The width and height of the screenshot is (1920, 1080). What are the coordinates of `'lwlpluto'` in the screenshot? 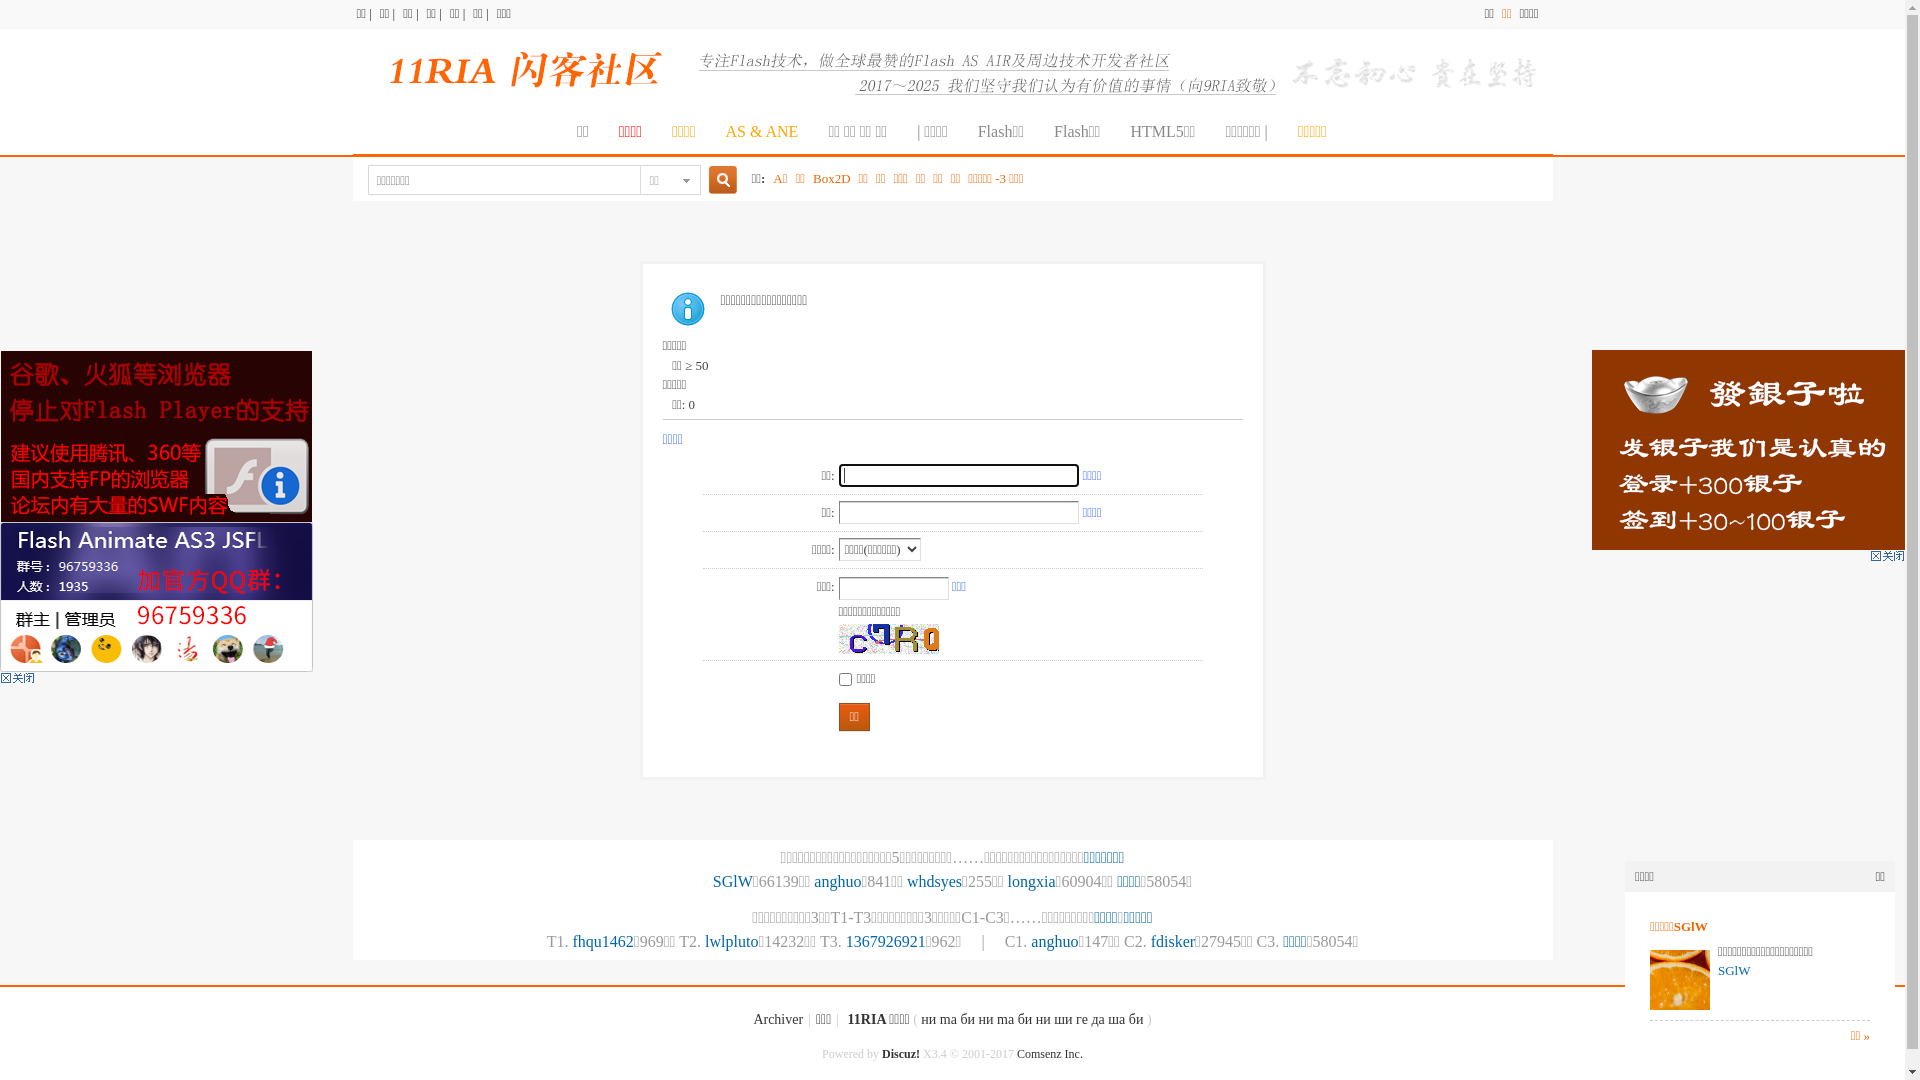 It's located at (730, 941).